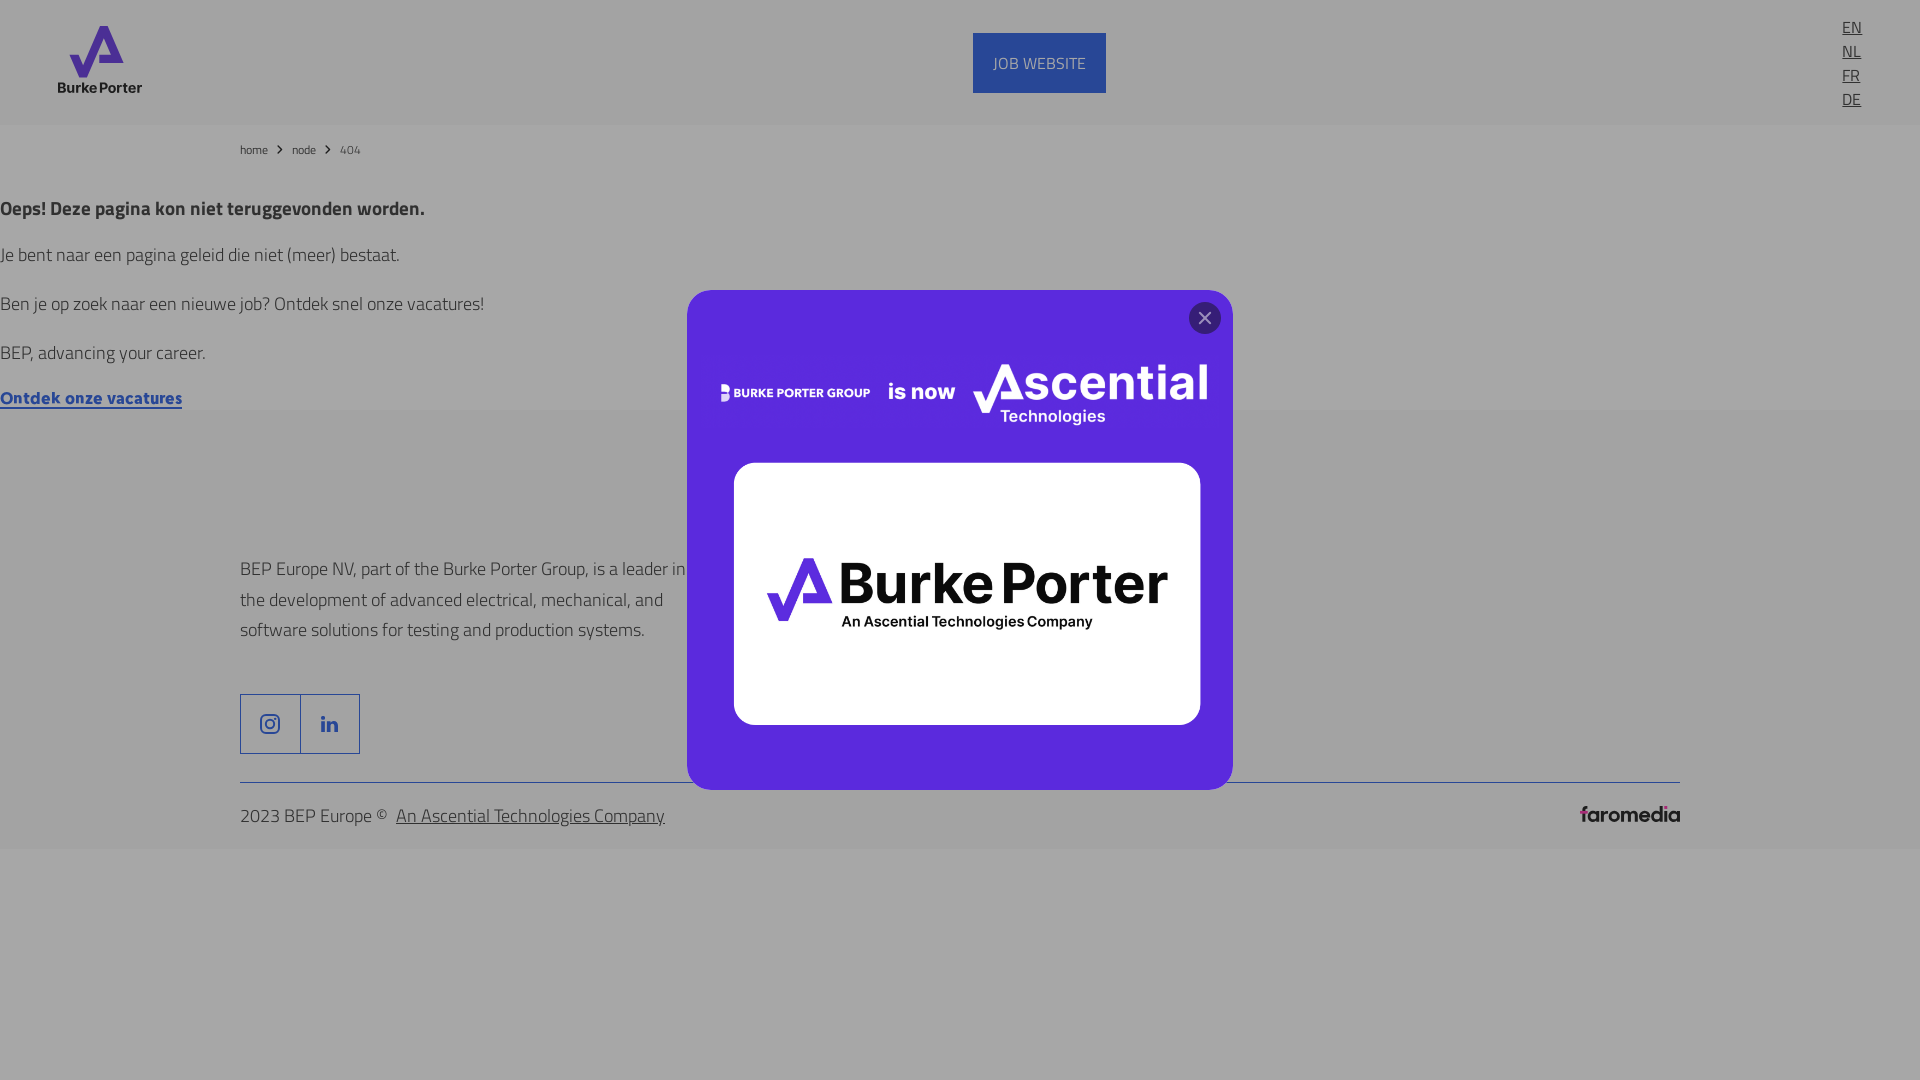  Describe the element at coordinates (268, 724) in the screenshot. I see `'F'` at that location.